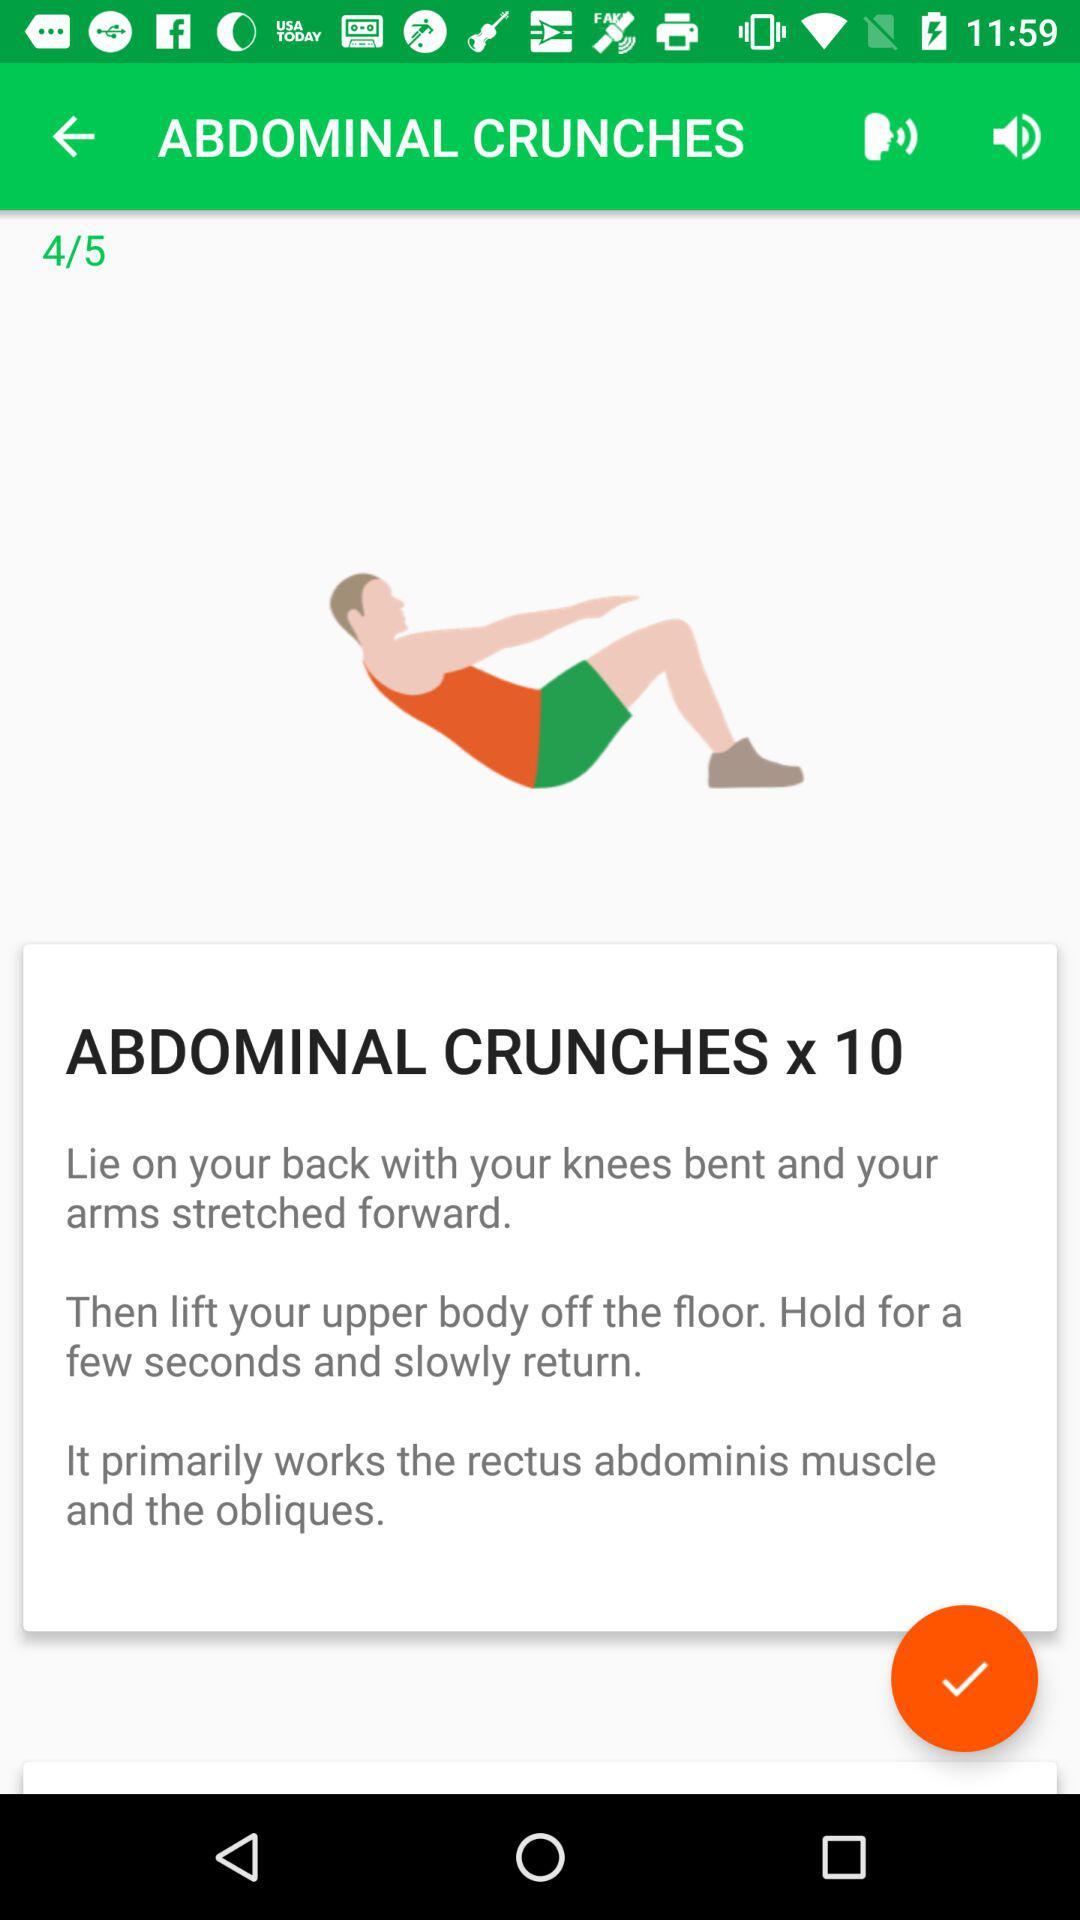 This screenshot has width=1080, height=1920. What do you see at coordinates (890, 135) in the screenshot?
I see `the item to the right of the abdominal crunches icon` at bounding box center [890, 135].